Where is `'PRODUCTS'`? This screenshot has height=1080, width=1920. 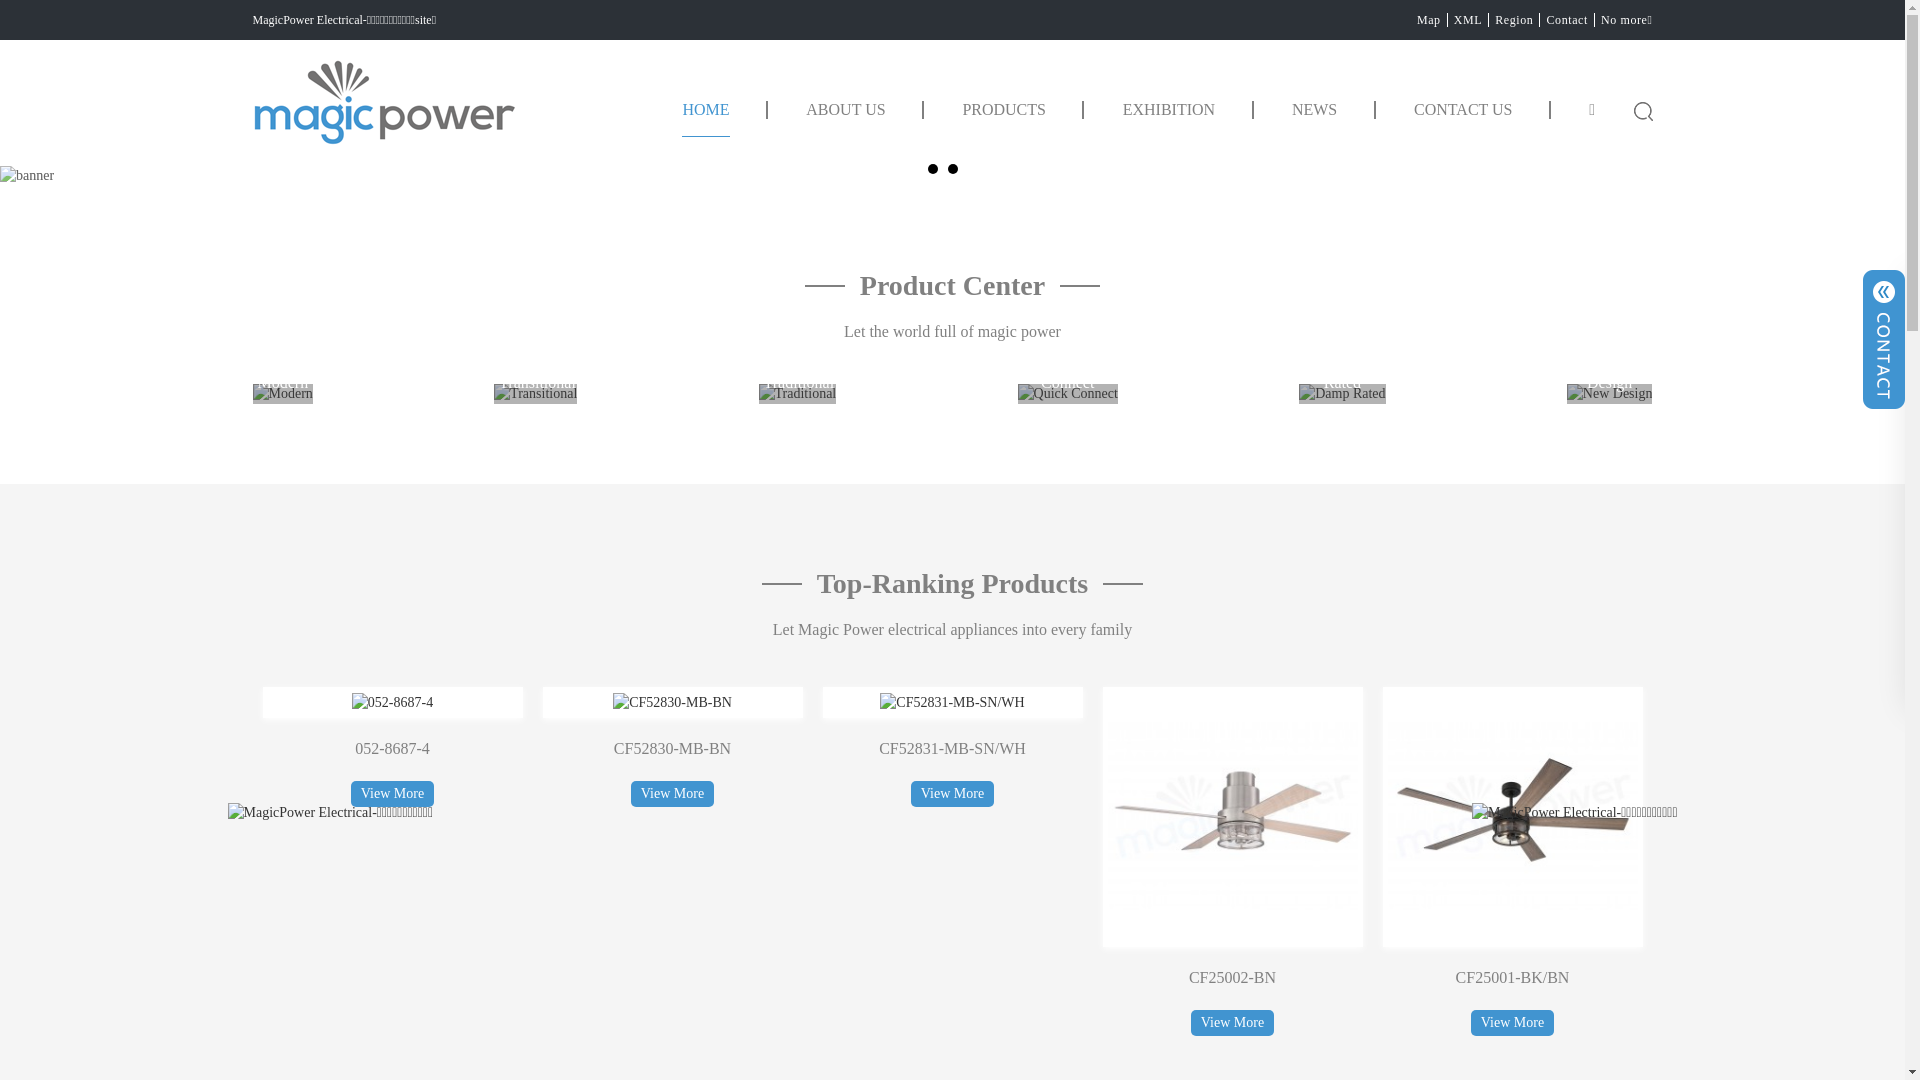 'PRODUCTS' is located at coordinates (1003, 118).